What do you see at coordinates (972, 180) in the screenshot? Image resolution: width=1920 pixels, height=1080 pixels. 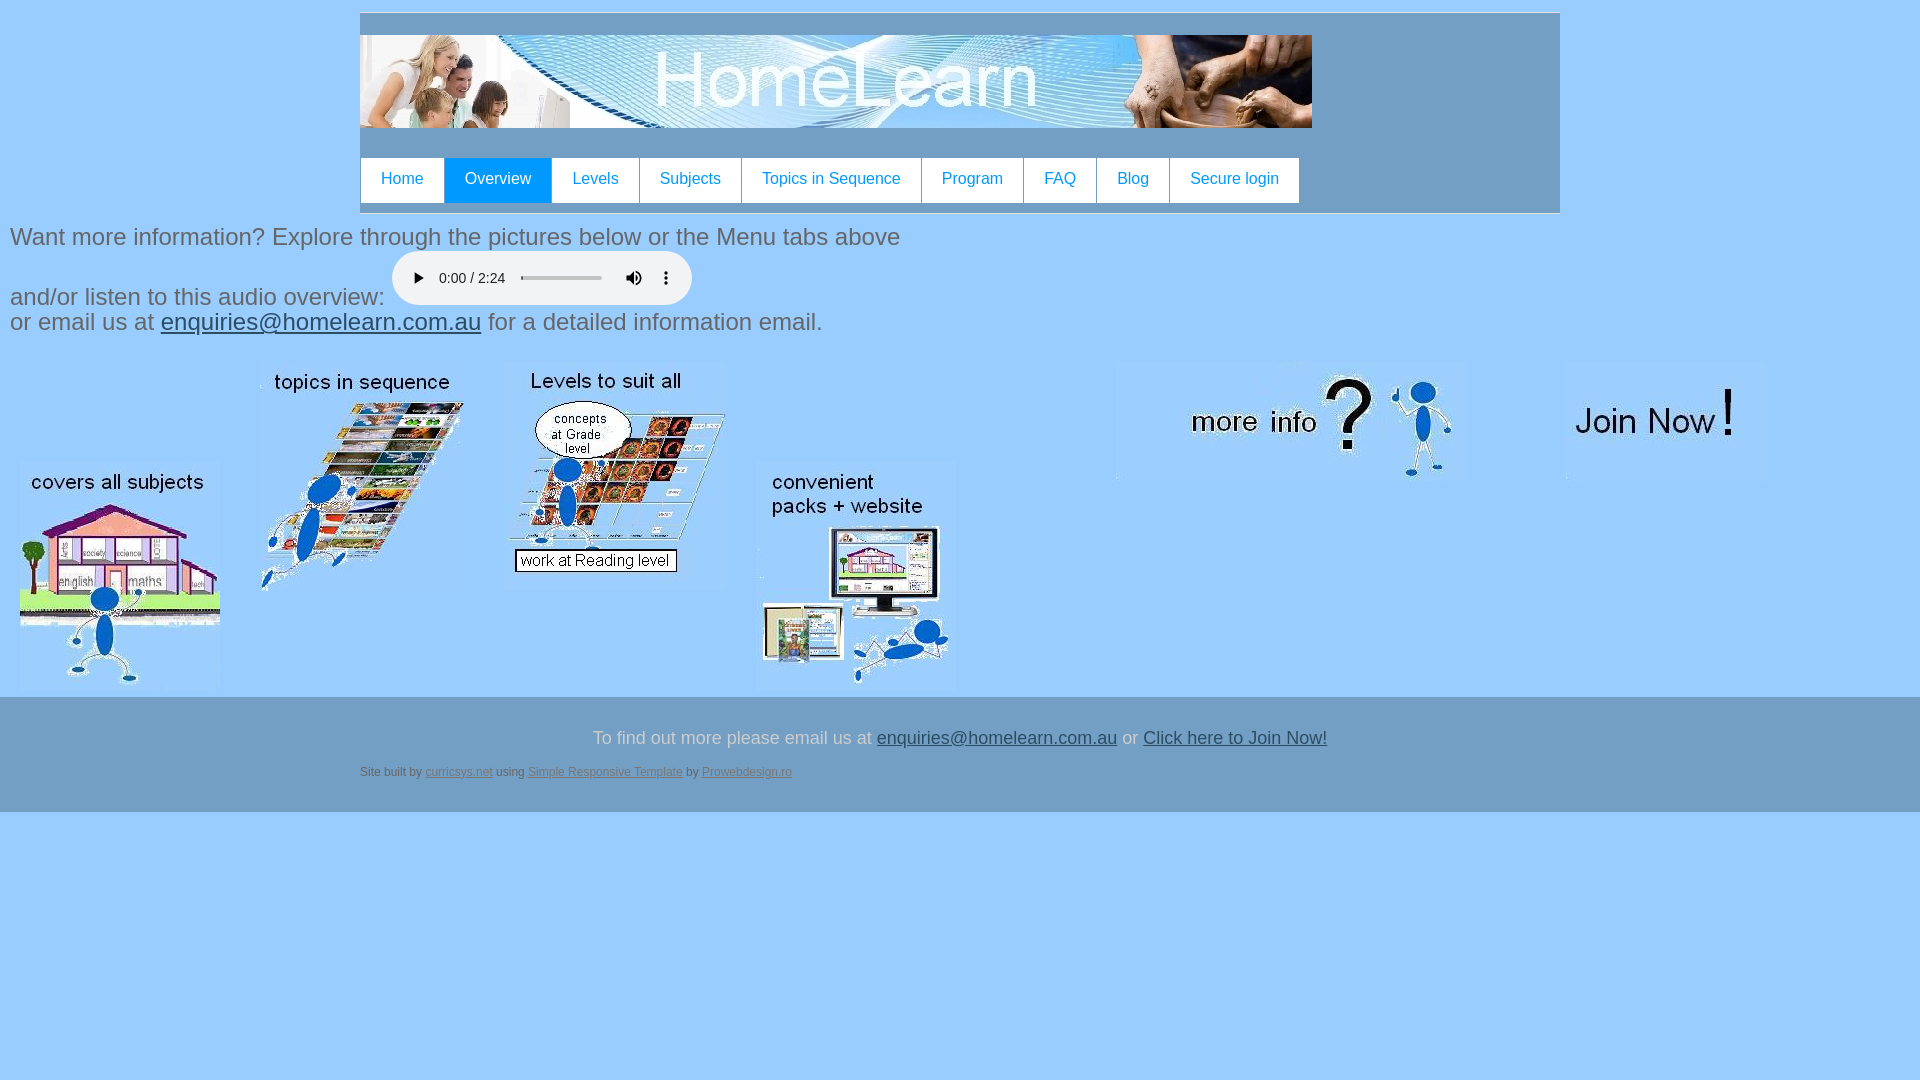 I see `'Program'` at bounding box center [972, 180].